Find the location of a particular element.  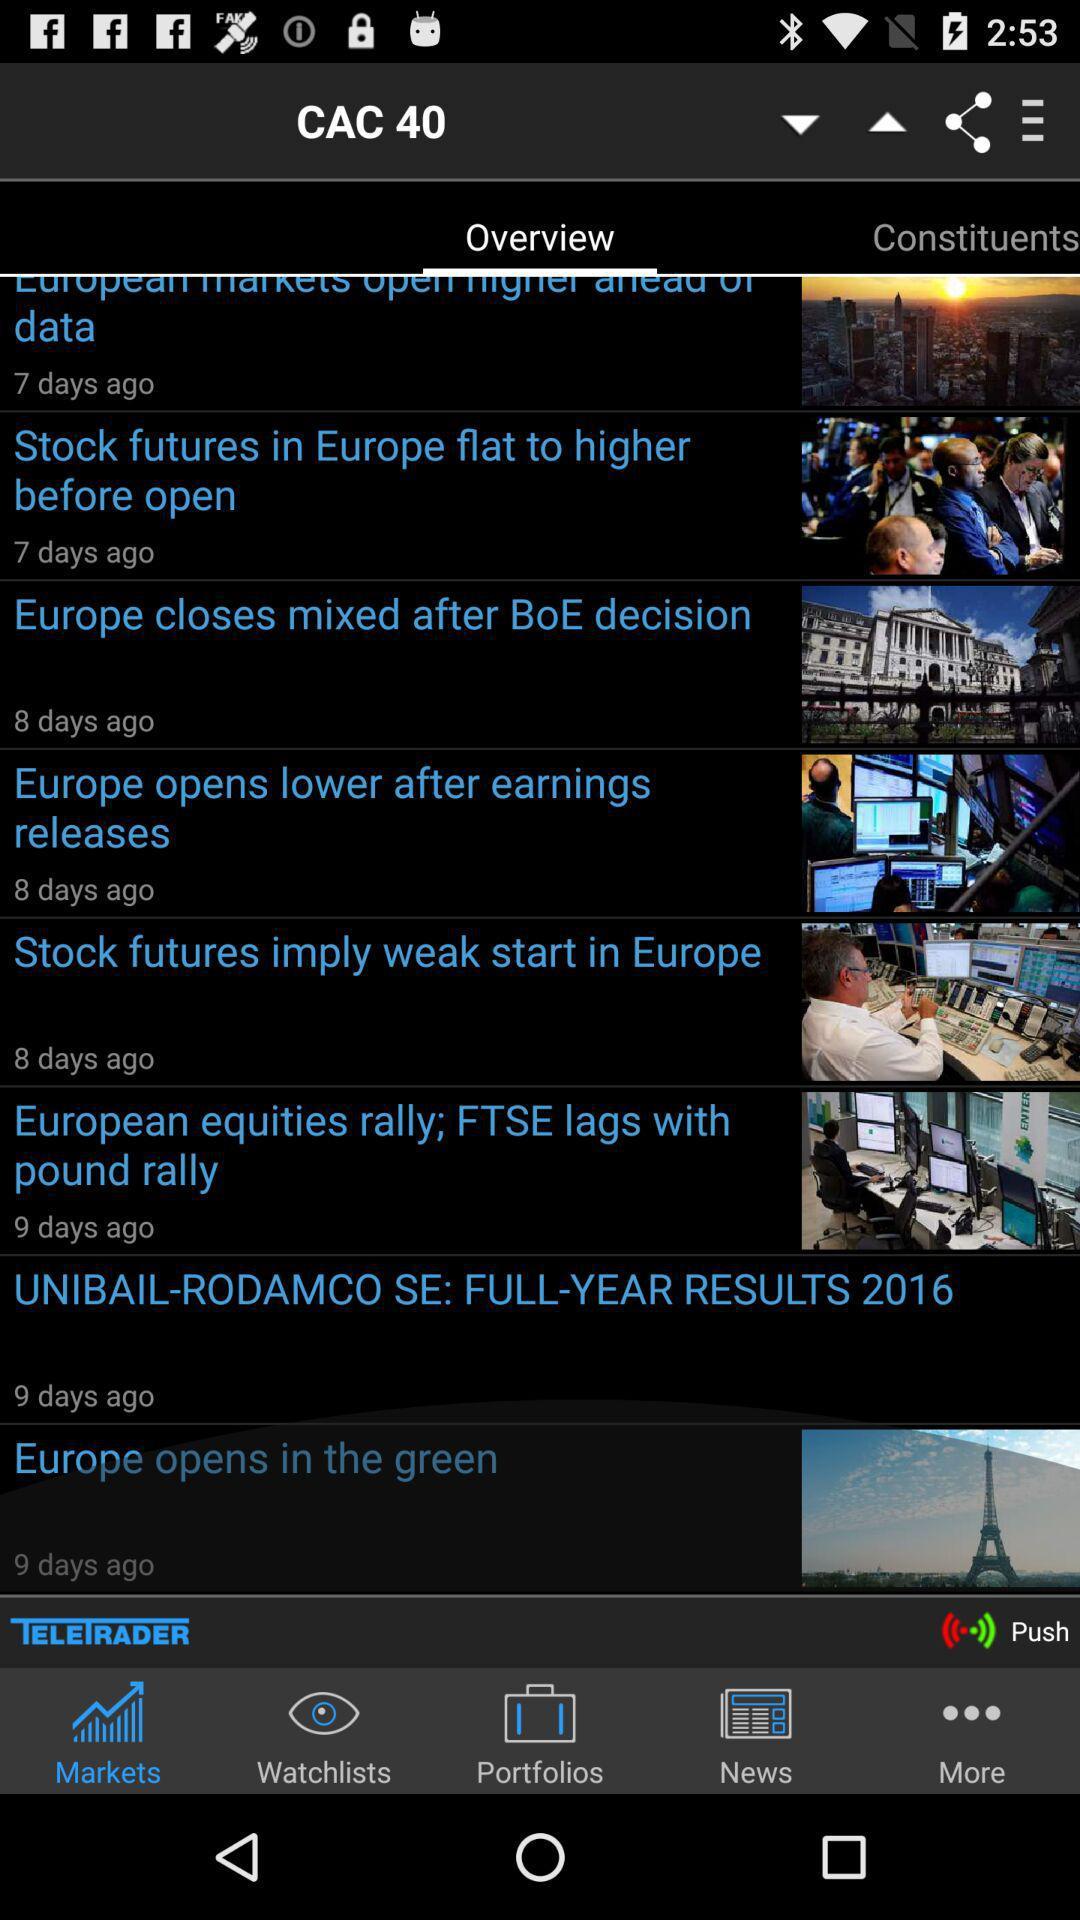

the european equities rally is located at coordinates (400, 1148).